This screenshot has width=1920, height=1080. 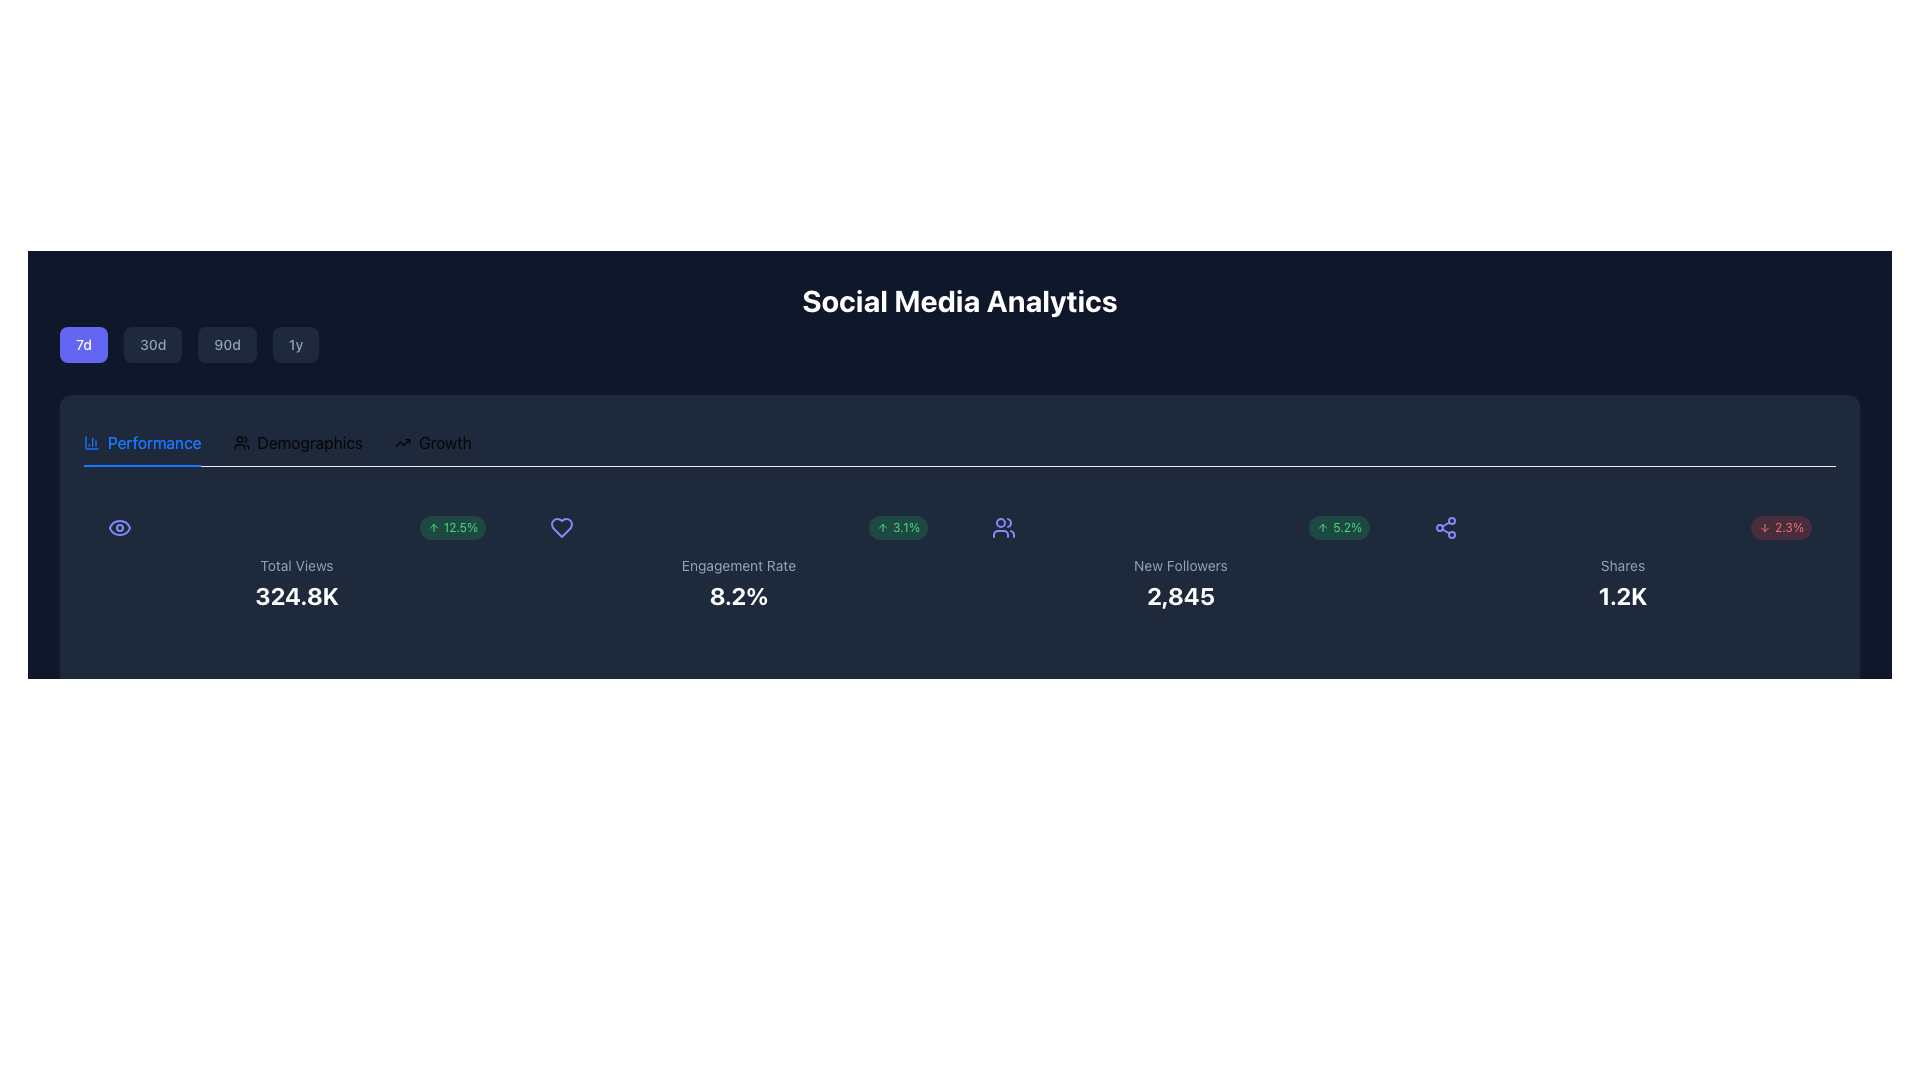 What do you see at coordinates (451, 527) in the screenshot?
I see `the Badge displaying '12.5%' with an upward arrow icon, located beneath the 'Total Views' text` at bounding box center [451, 527].